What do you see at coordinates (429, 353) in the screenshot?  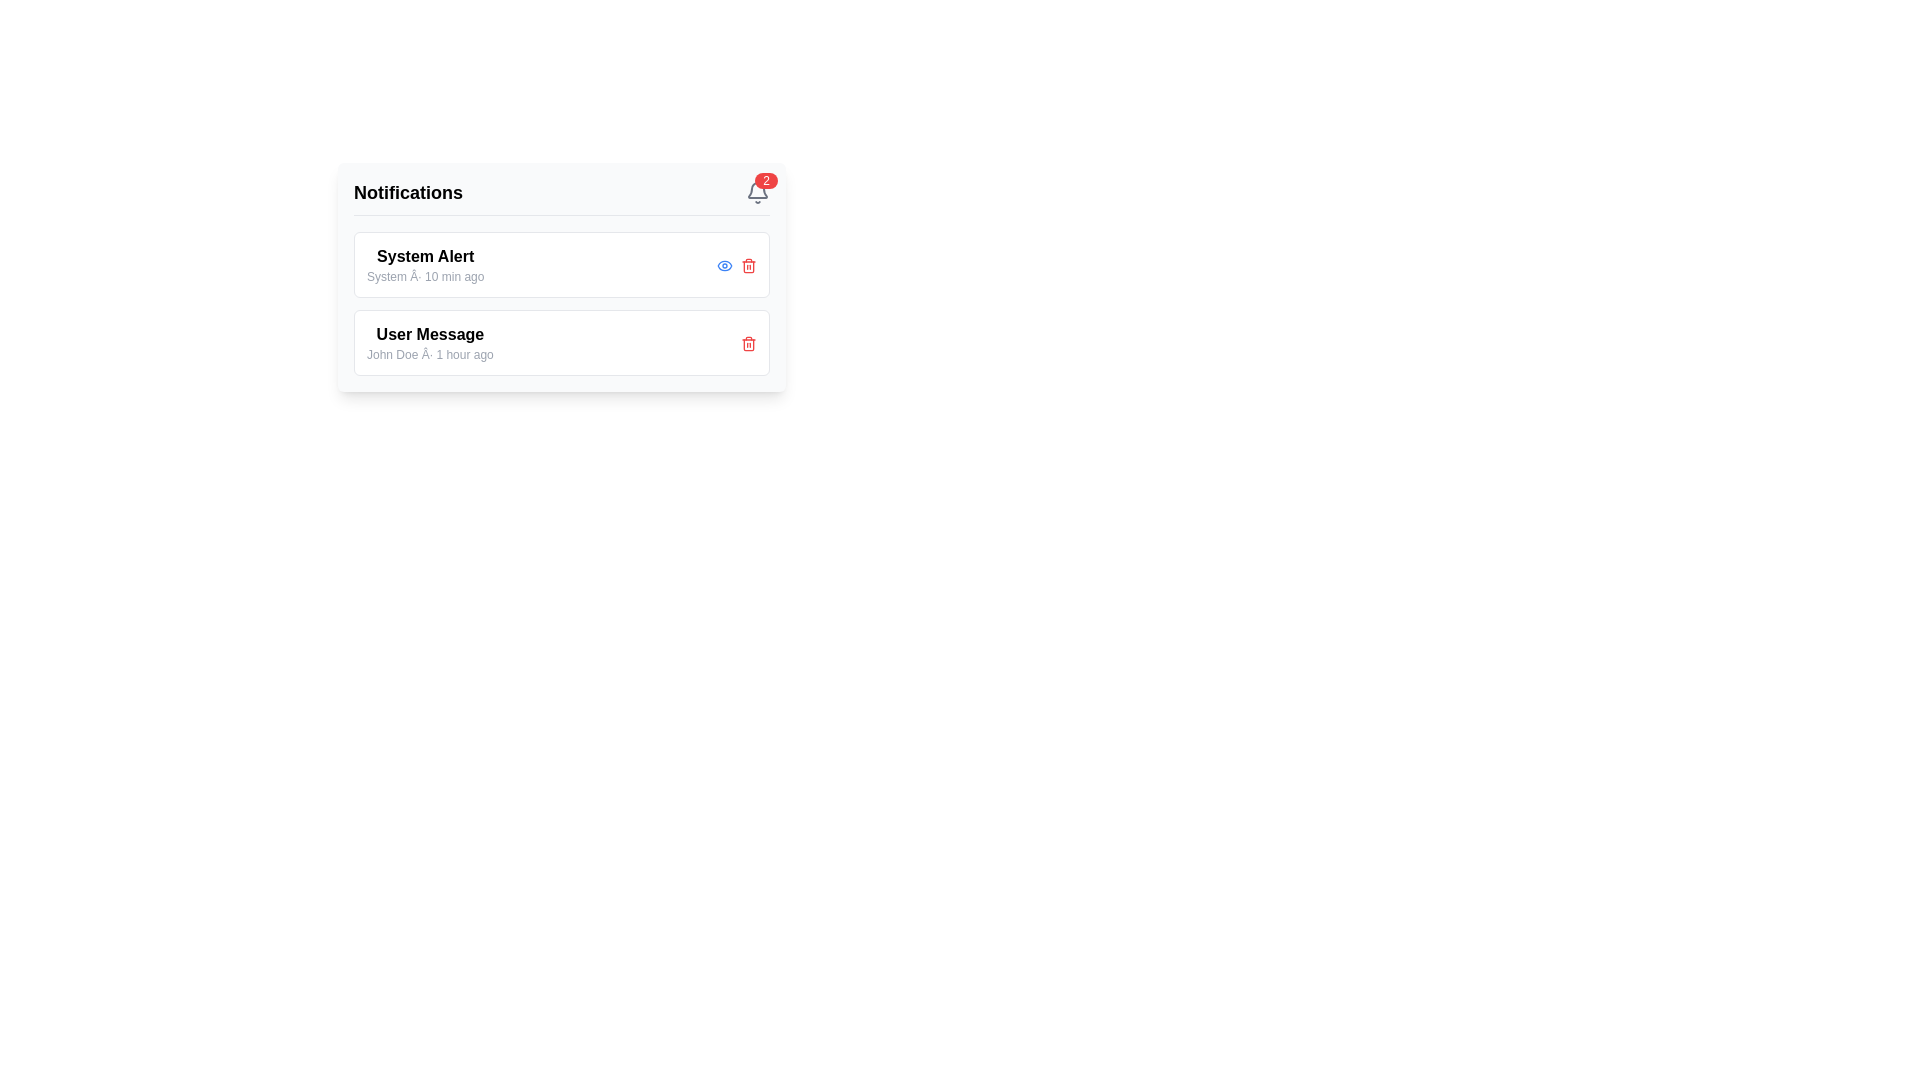 I see `text from the Text Label displaying 'John Doe · 1 hour ago.' located below the 'User Message' heading in the notification card under the 'Notifications' section` at bounding box center [429, 353].